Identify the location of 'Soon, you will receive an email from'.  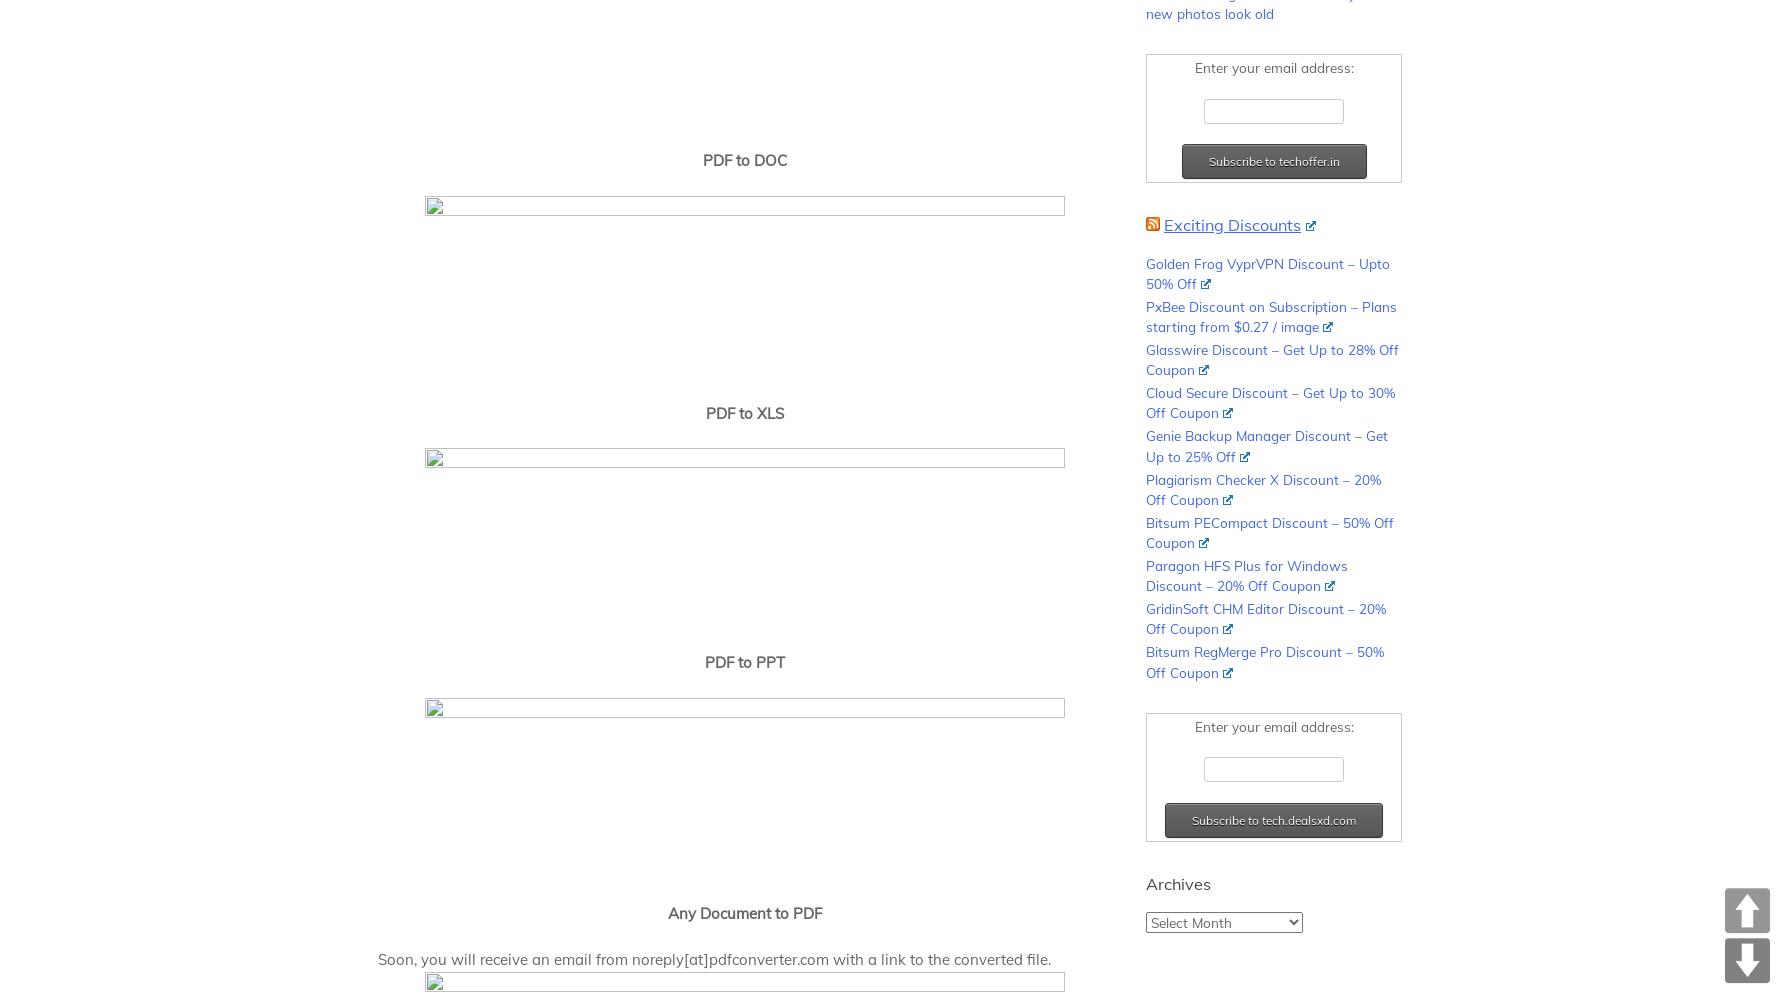
(503, 958).